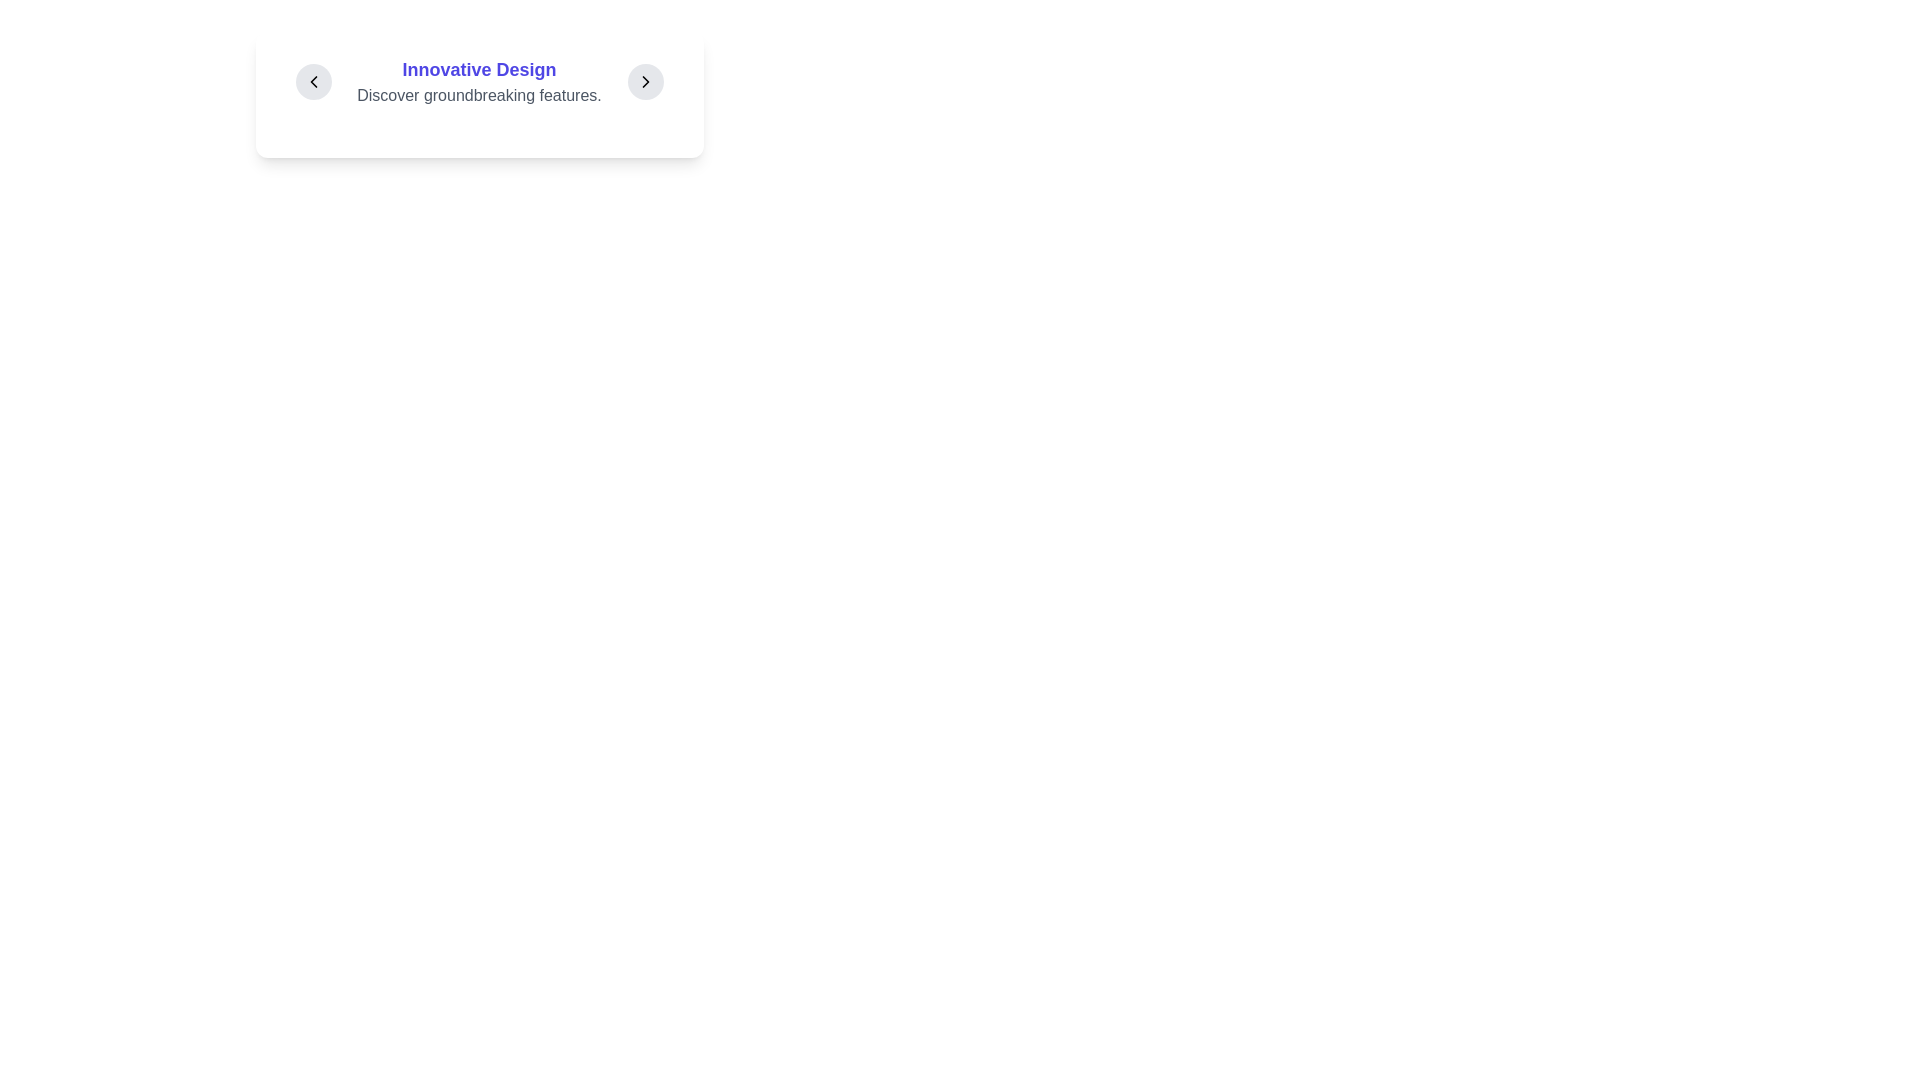 The width and height of the screenshot is (1920, 1080). What do you see at coordinates (312, 80) in the screenshot?
I see `the circular button with a light gray background and a left-pointing arrow icon for keyboard interaction` at bounding box center [312, 80].